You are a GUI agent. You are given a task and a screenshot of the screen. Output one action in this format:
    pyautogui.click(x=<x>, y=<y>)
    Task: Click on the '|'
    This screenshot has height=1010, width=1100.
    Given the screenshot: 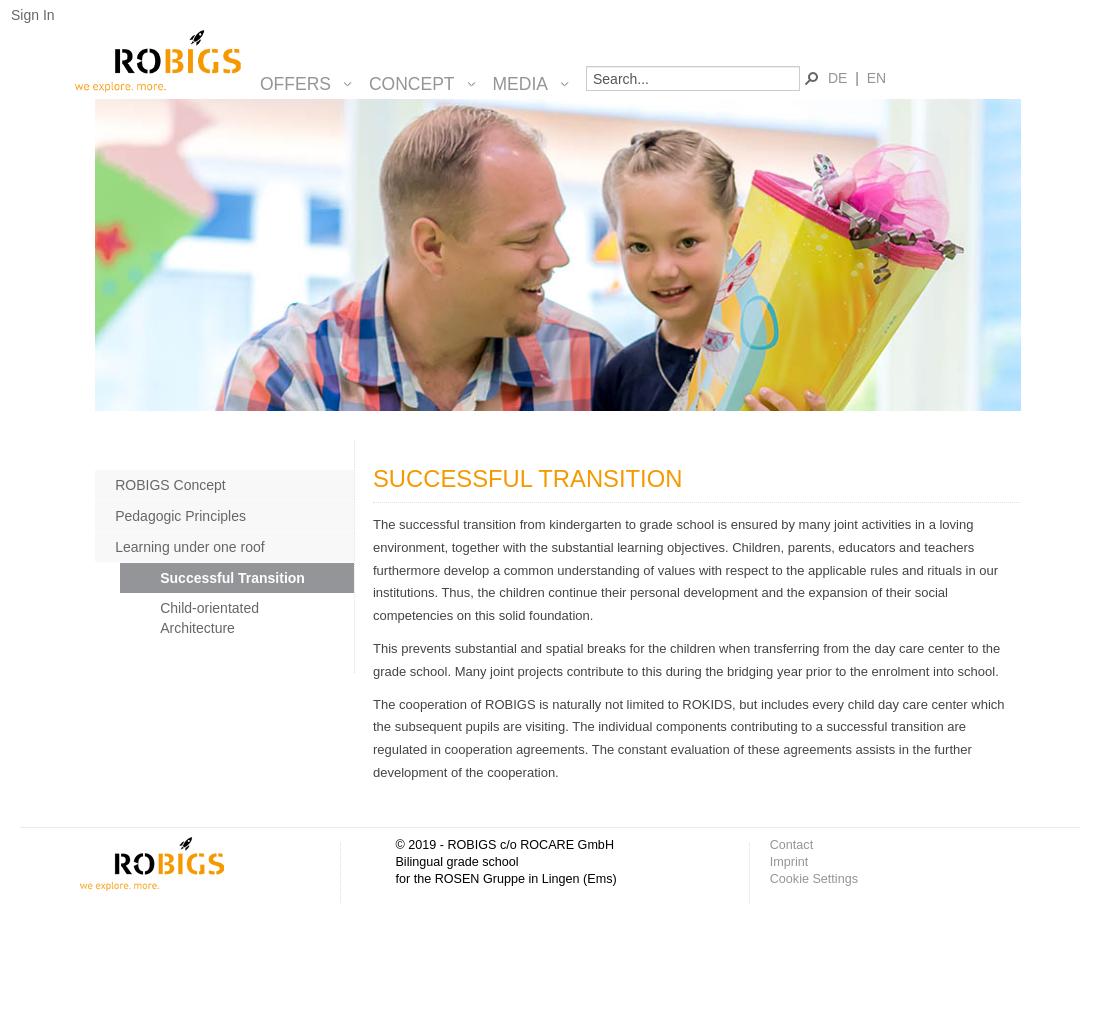 What is the action you would take?
    pyautogui.click(x=857, y=76)
    